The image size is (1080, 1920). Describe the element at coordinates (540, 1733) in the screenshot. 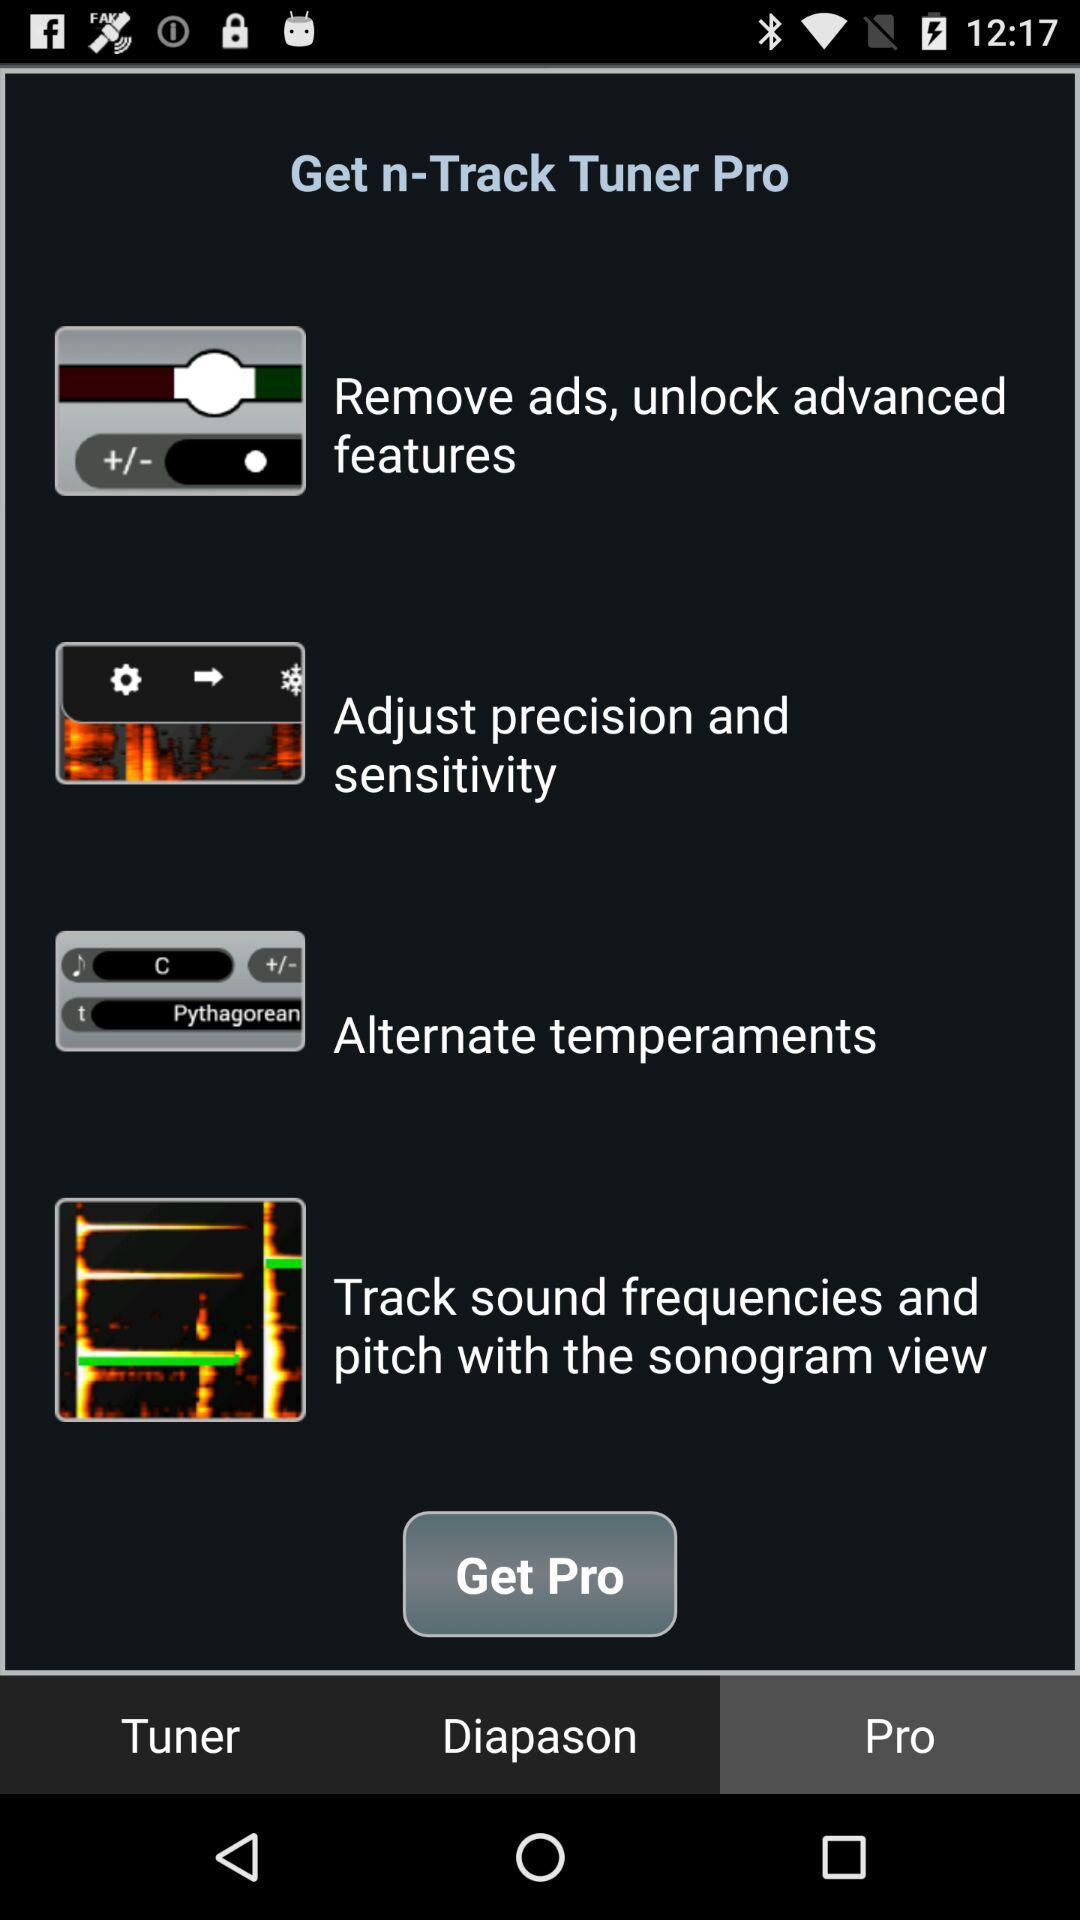

I see `icon next to tuner button` at that location.